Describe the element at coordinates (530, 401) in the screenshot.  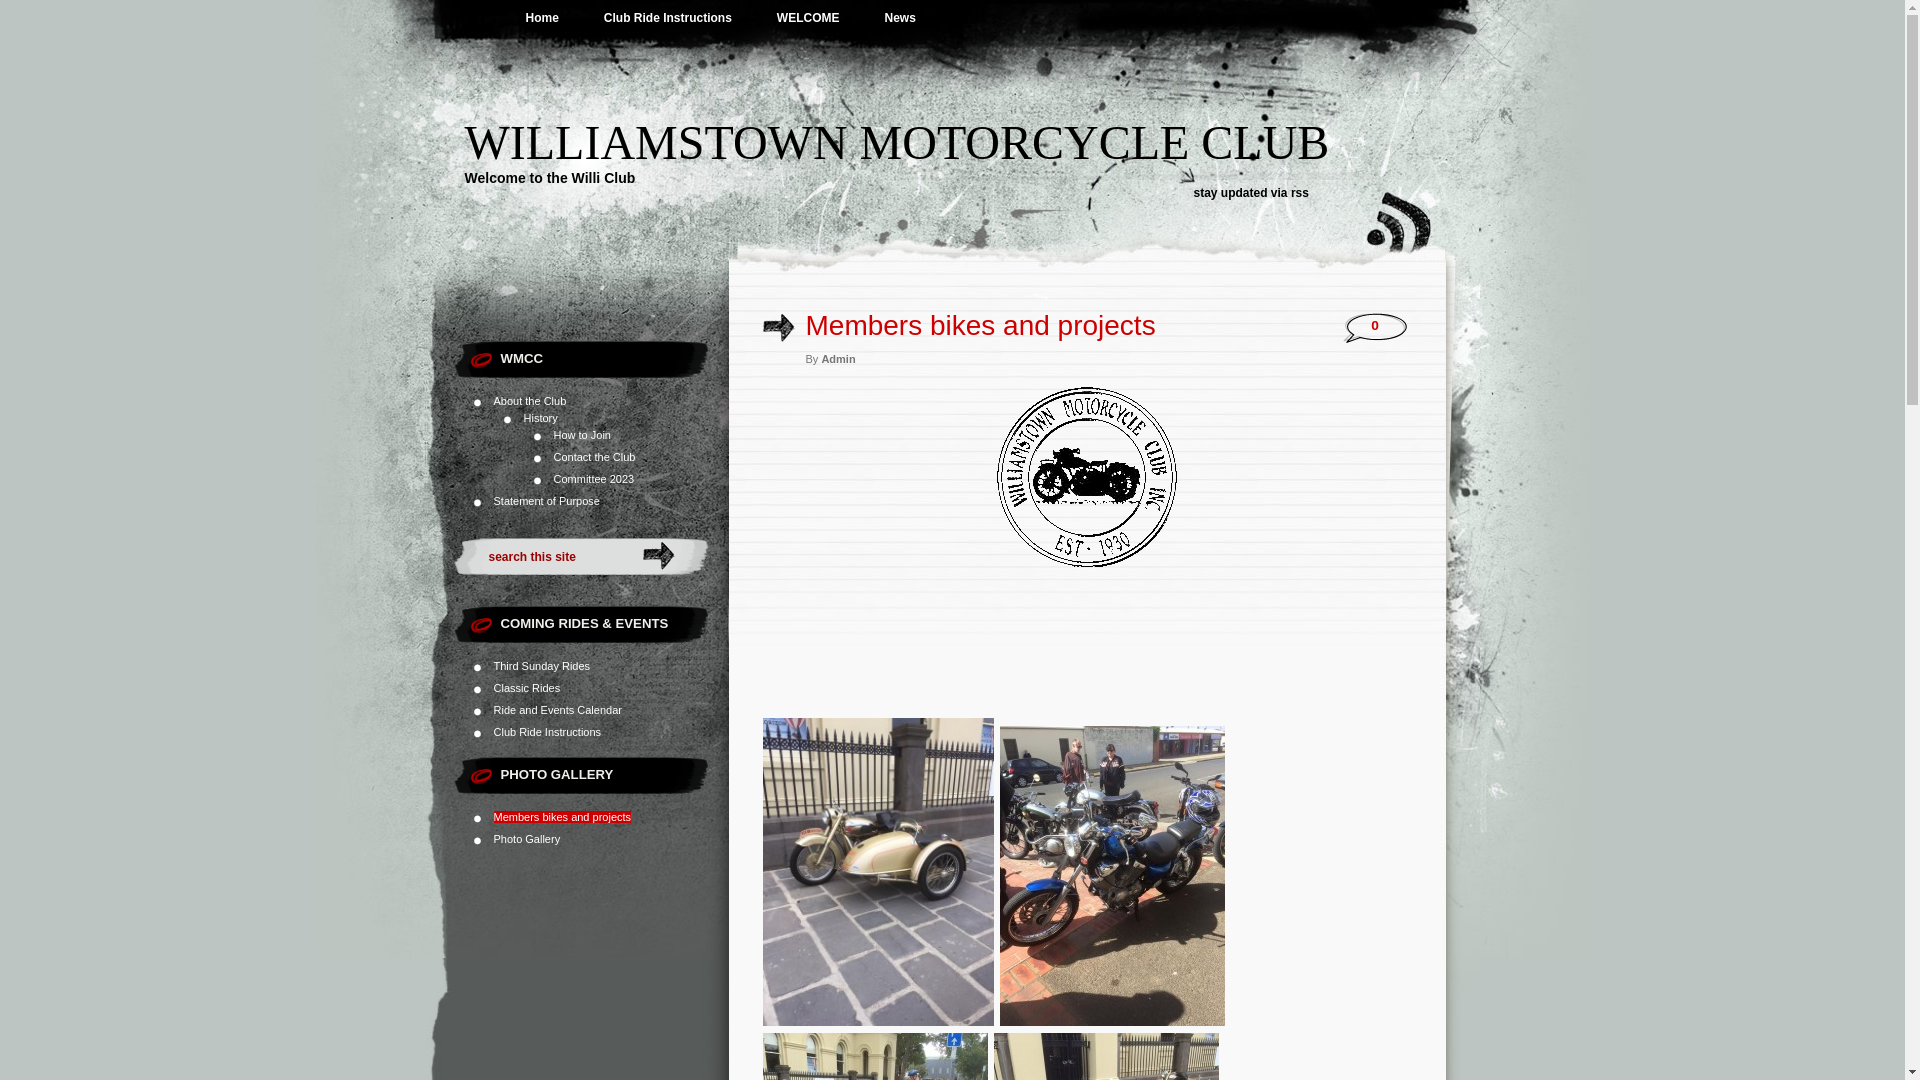
I see `'About the Club'` at that location.